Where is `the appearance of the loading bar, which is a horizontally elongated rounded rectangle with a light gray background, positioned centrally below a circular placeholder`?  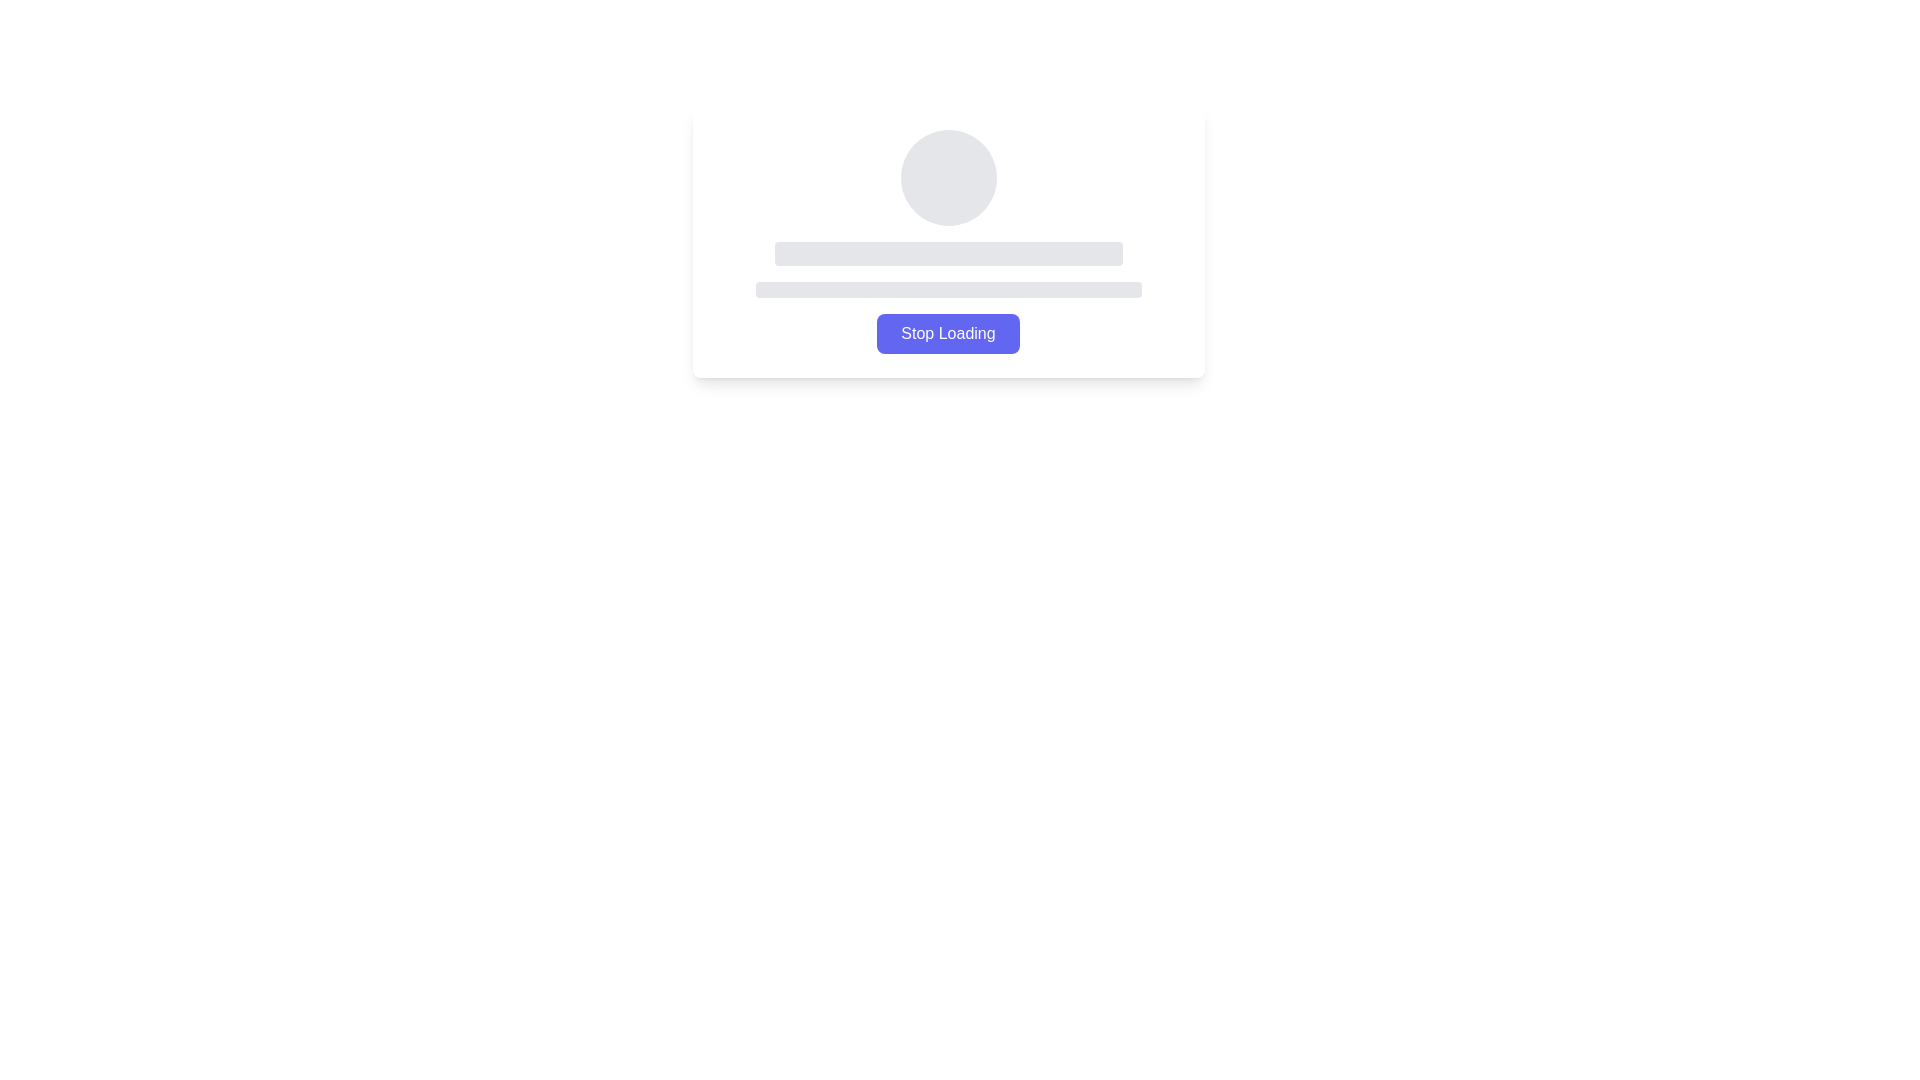 the appearance of the loading bar, which is a horizontally elongated rounded rectangle with a light gray background, positioned centrally below a circular placeholder is located at coordinates (947, 253).